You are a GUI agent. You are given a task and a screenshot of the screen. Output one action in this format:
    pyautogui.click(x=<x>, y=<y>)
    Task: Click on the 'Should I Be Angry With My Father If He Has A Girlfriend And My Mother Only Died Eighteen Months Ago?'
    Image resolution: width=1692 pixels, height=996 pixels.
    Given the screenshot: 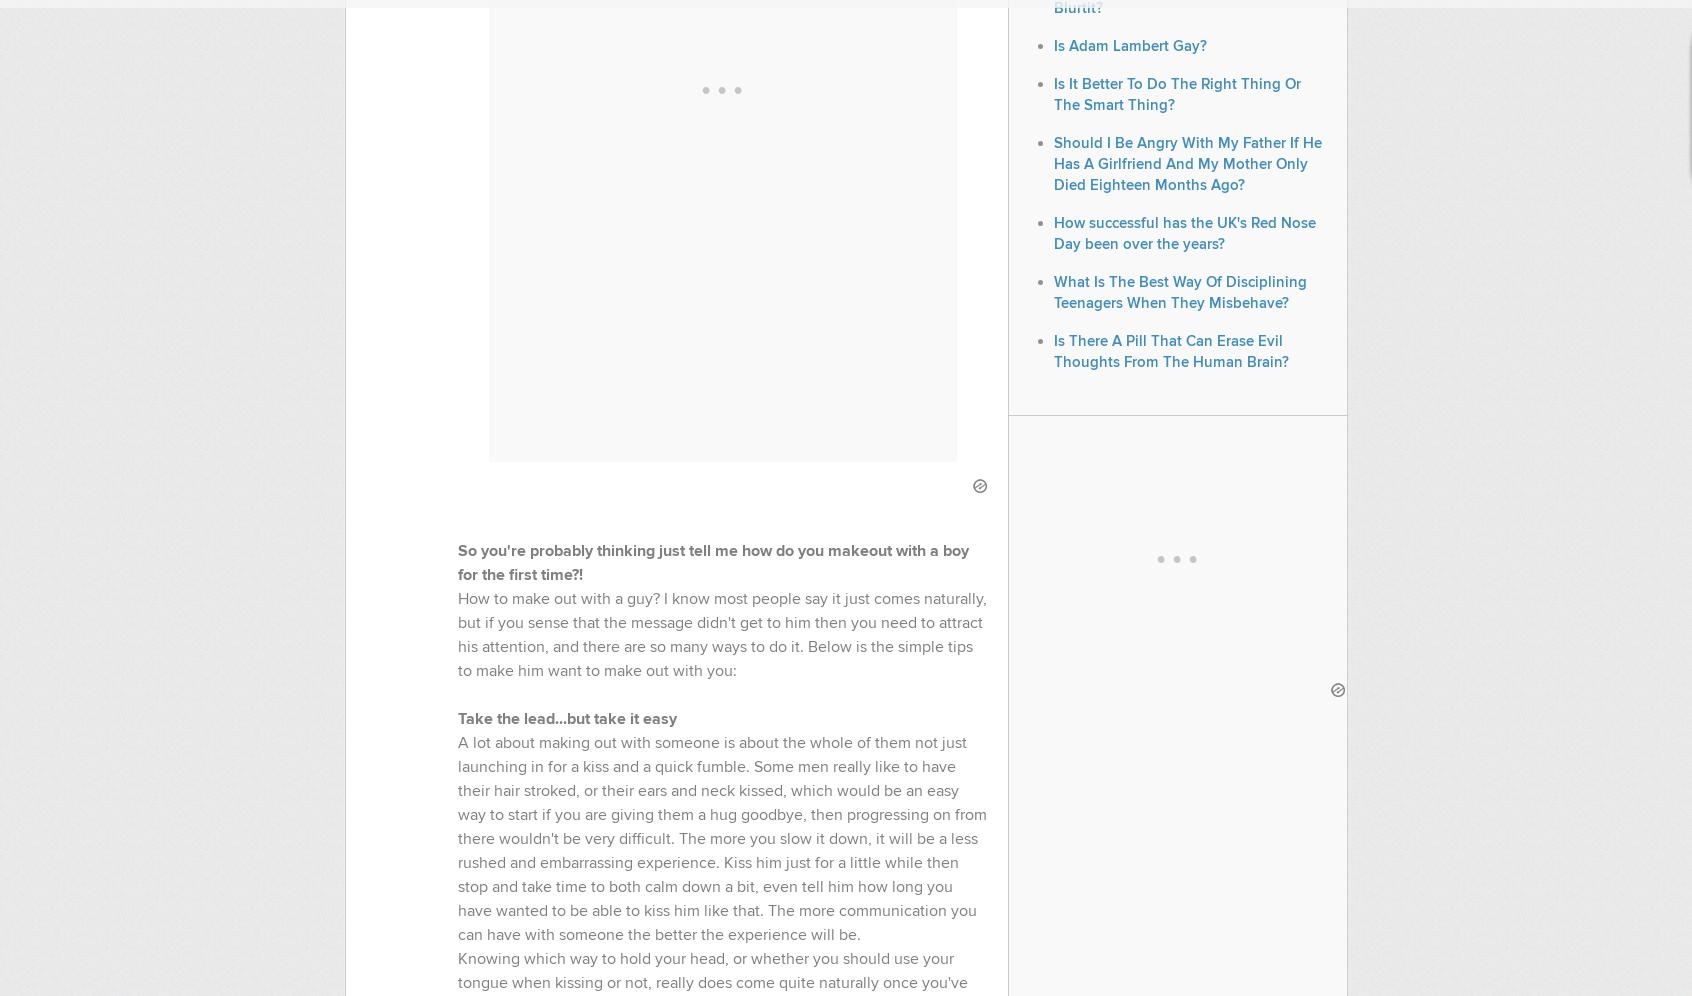 What is the action you would take?
    pyautogui.click(x=1185, y=163)
    